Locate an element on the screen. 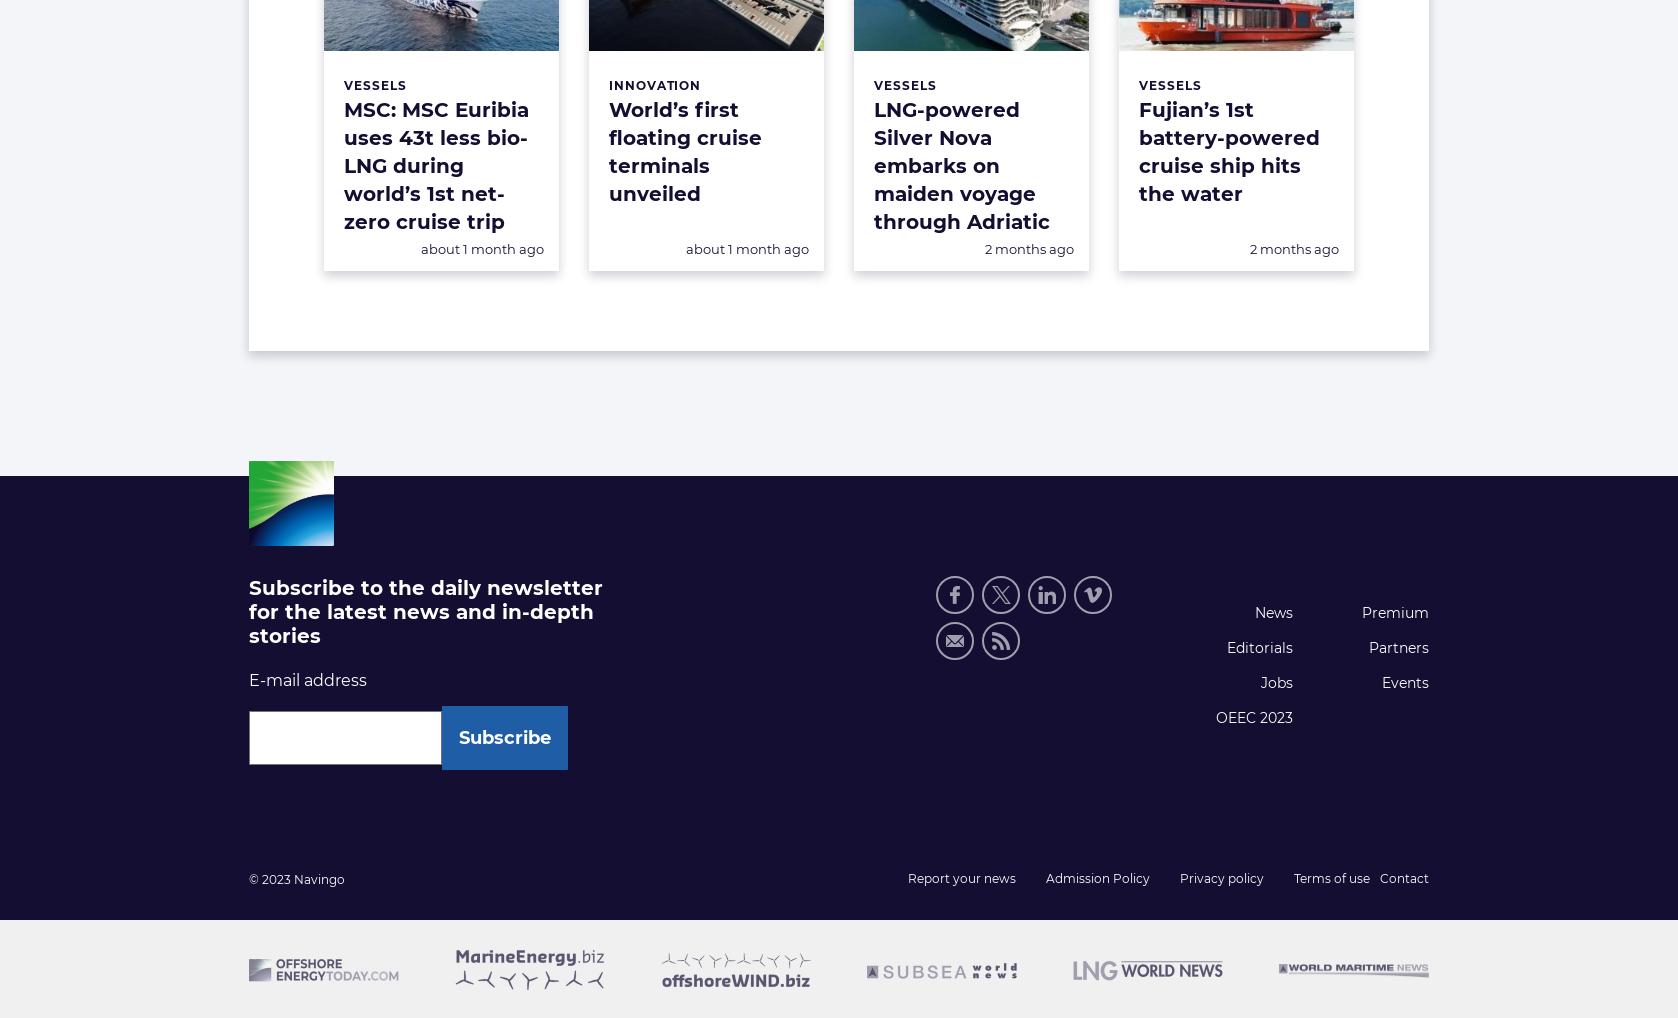  'LNG-powered Silver Nova embarks on maiden voyage through Adriatic' is located at coordinates (874, 166).